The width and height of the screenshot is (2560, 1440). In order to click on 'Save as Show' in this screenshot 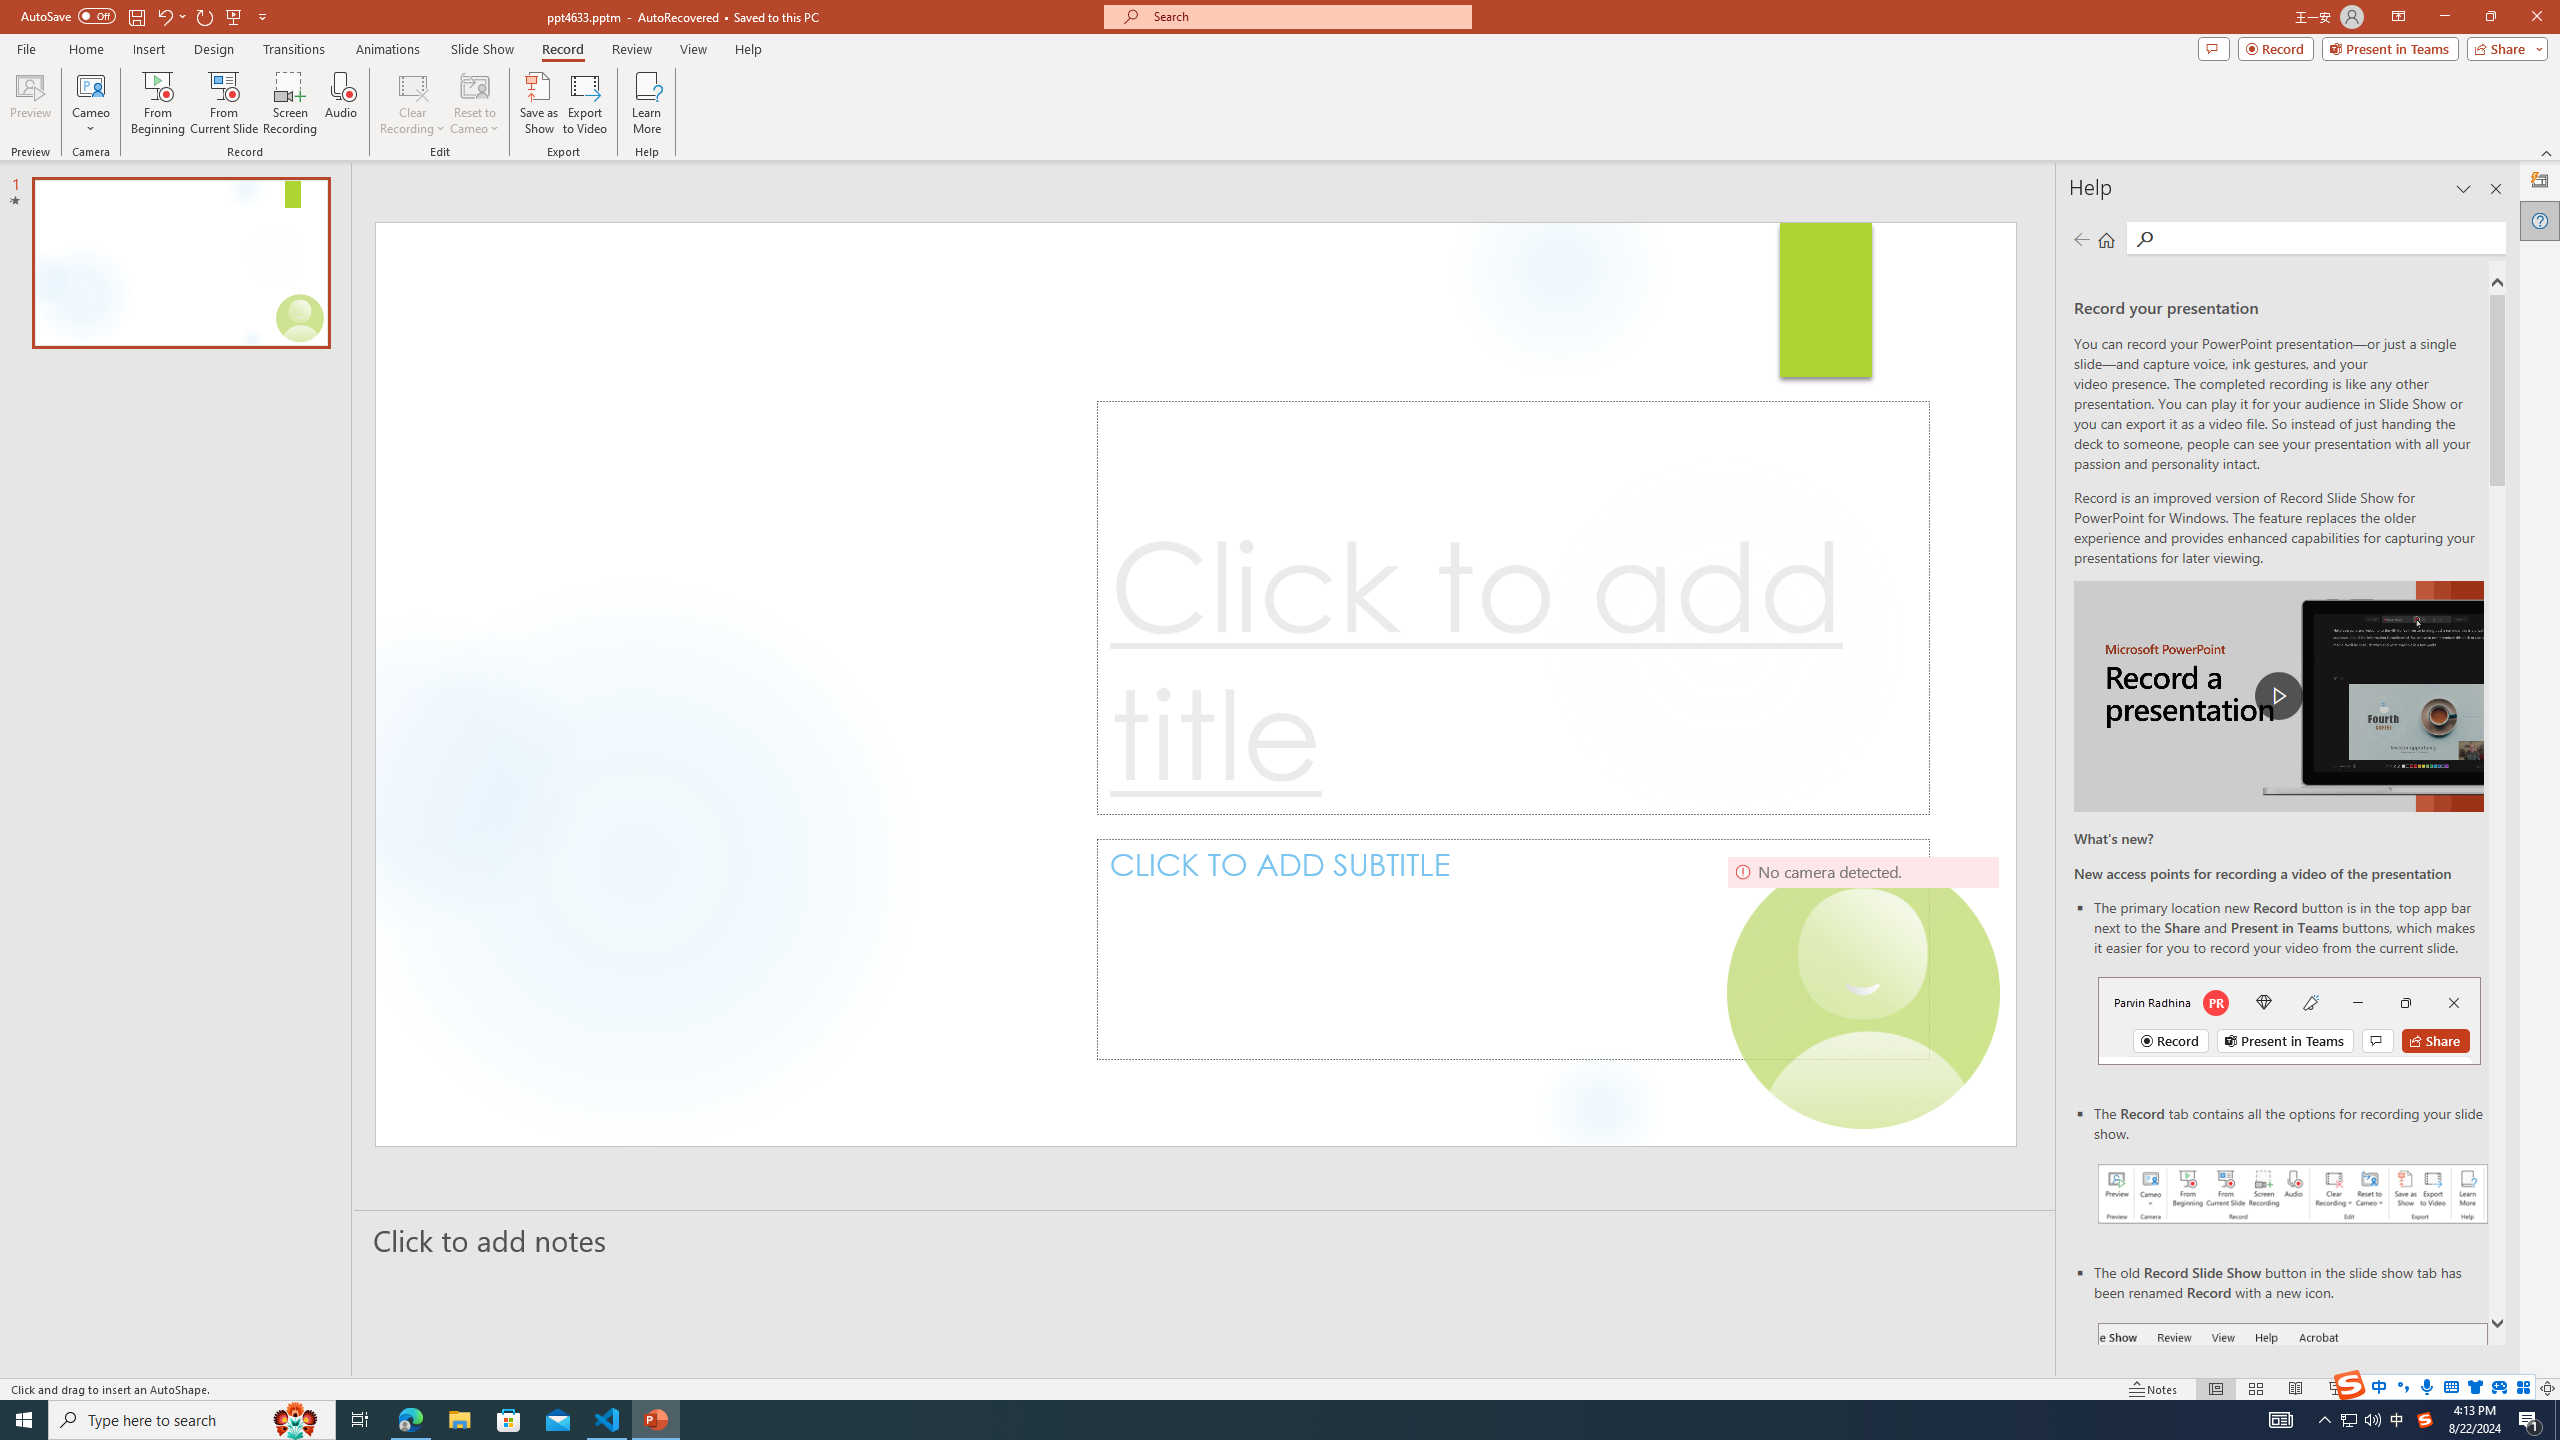, I will do `click(538, 103)`.